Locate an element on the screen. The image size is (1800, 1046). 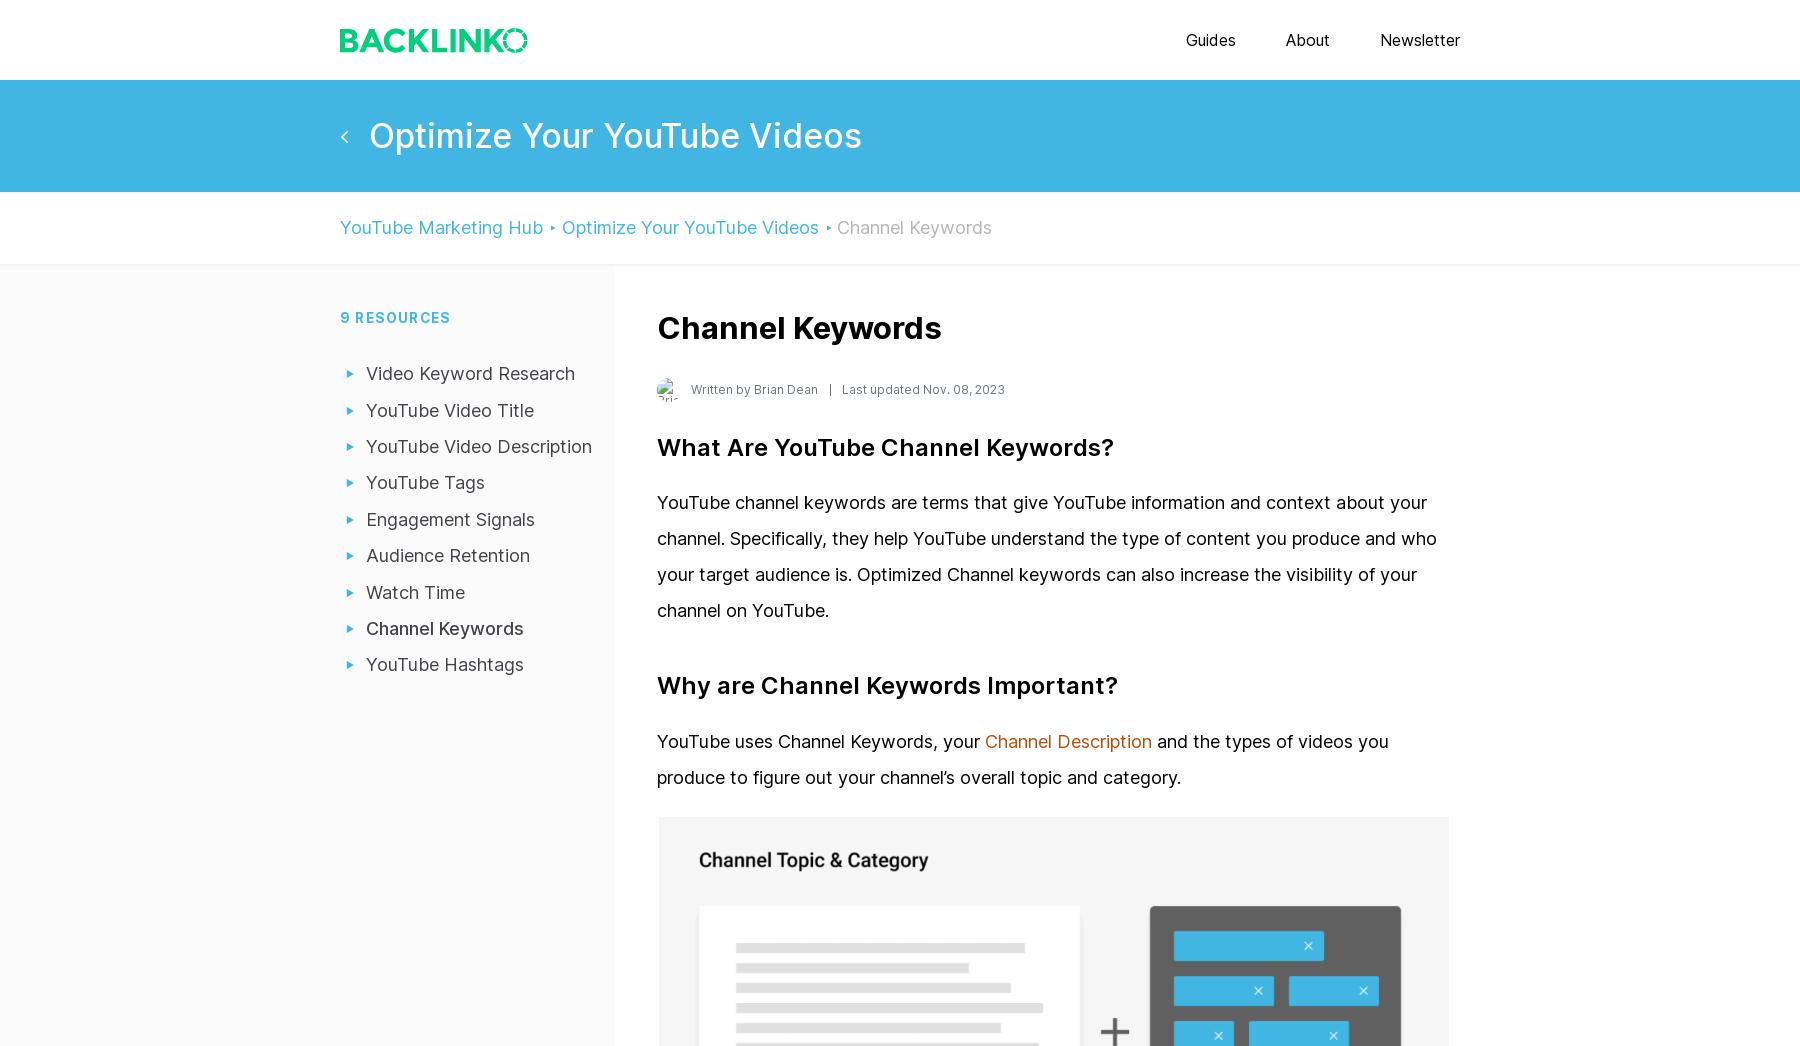
'Guides' is located at coordinates (1210, 38).